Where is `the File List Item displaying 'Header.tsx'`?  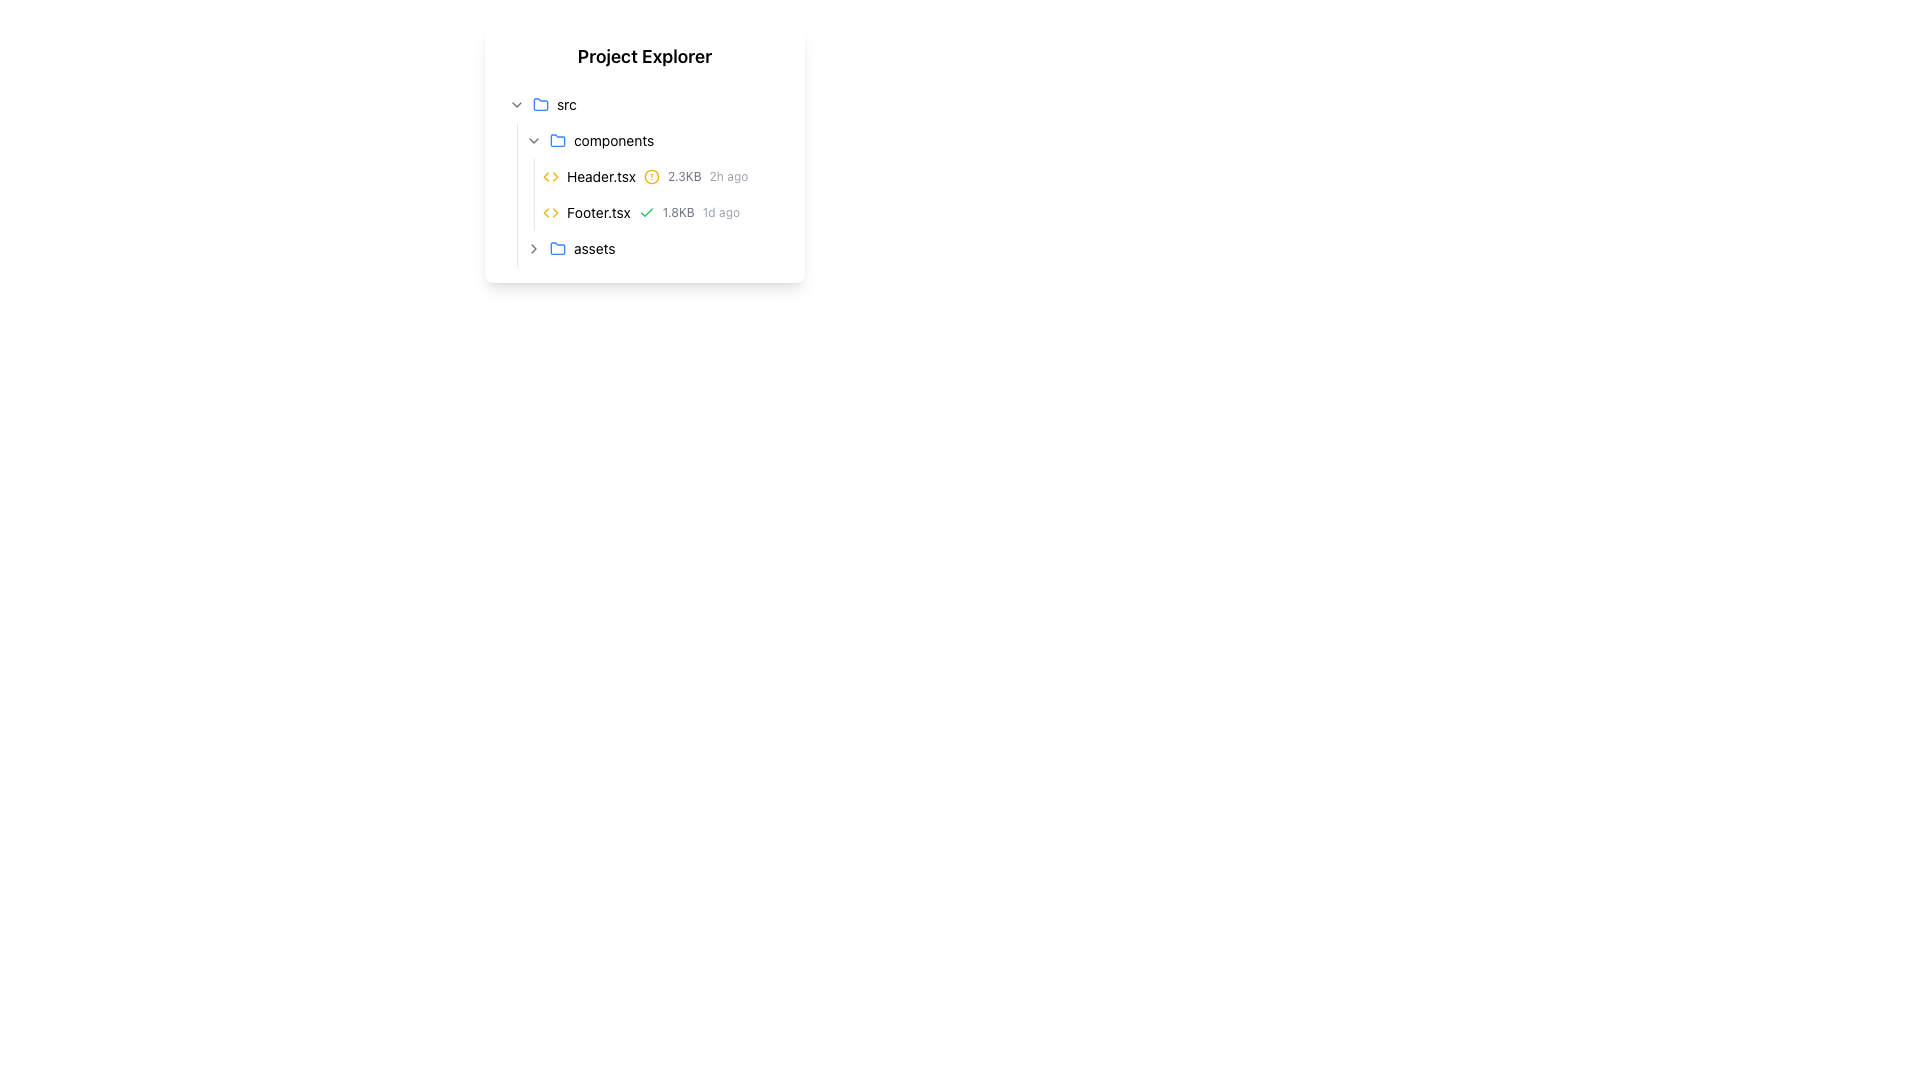
the File List Item displaying 'Header.tsx' is located at coordinates (653, 176).